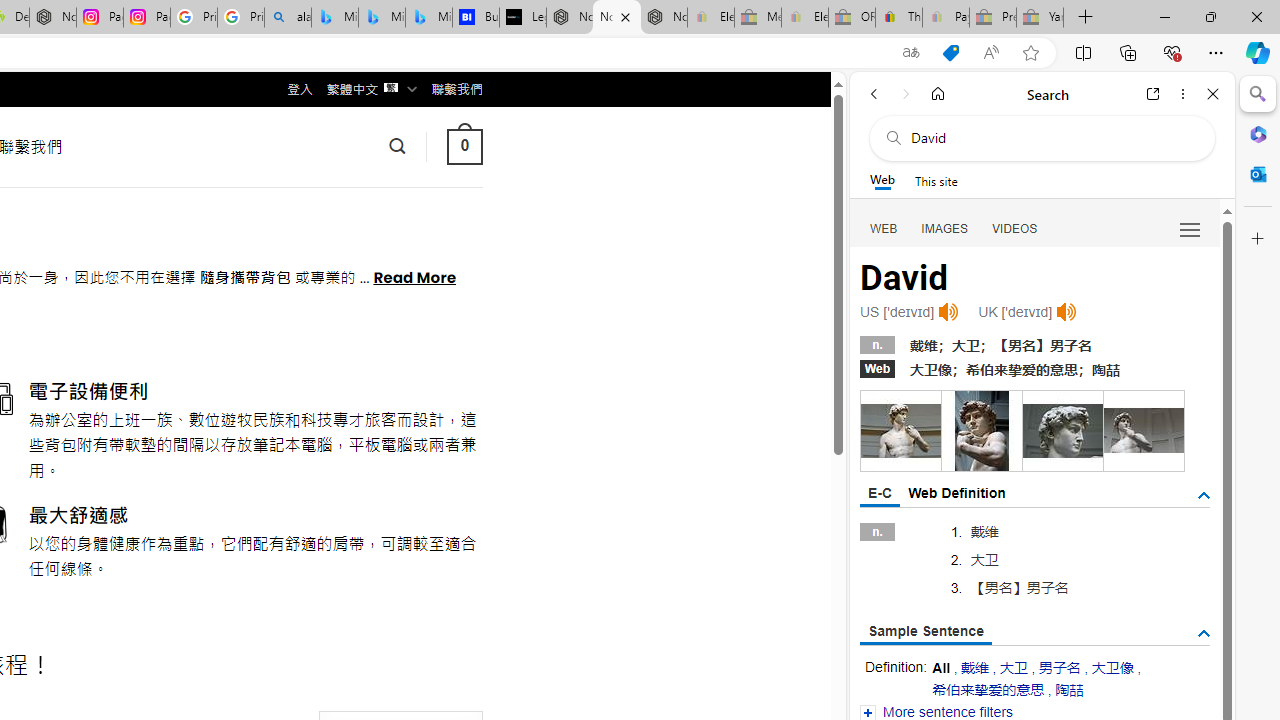  What do you see at coordinates (1257, 173) in the screenshot?
I see `'Outlook'` at bounding box center [1257, 173].